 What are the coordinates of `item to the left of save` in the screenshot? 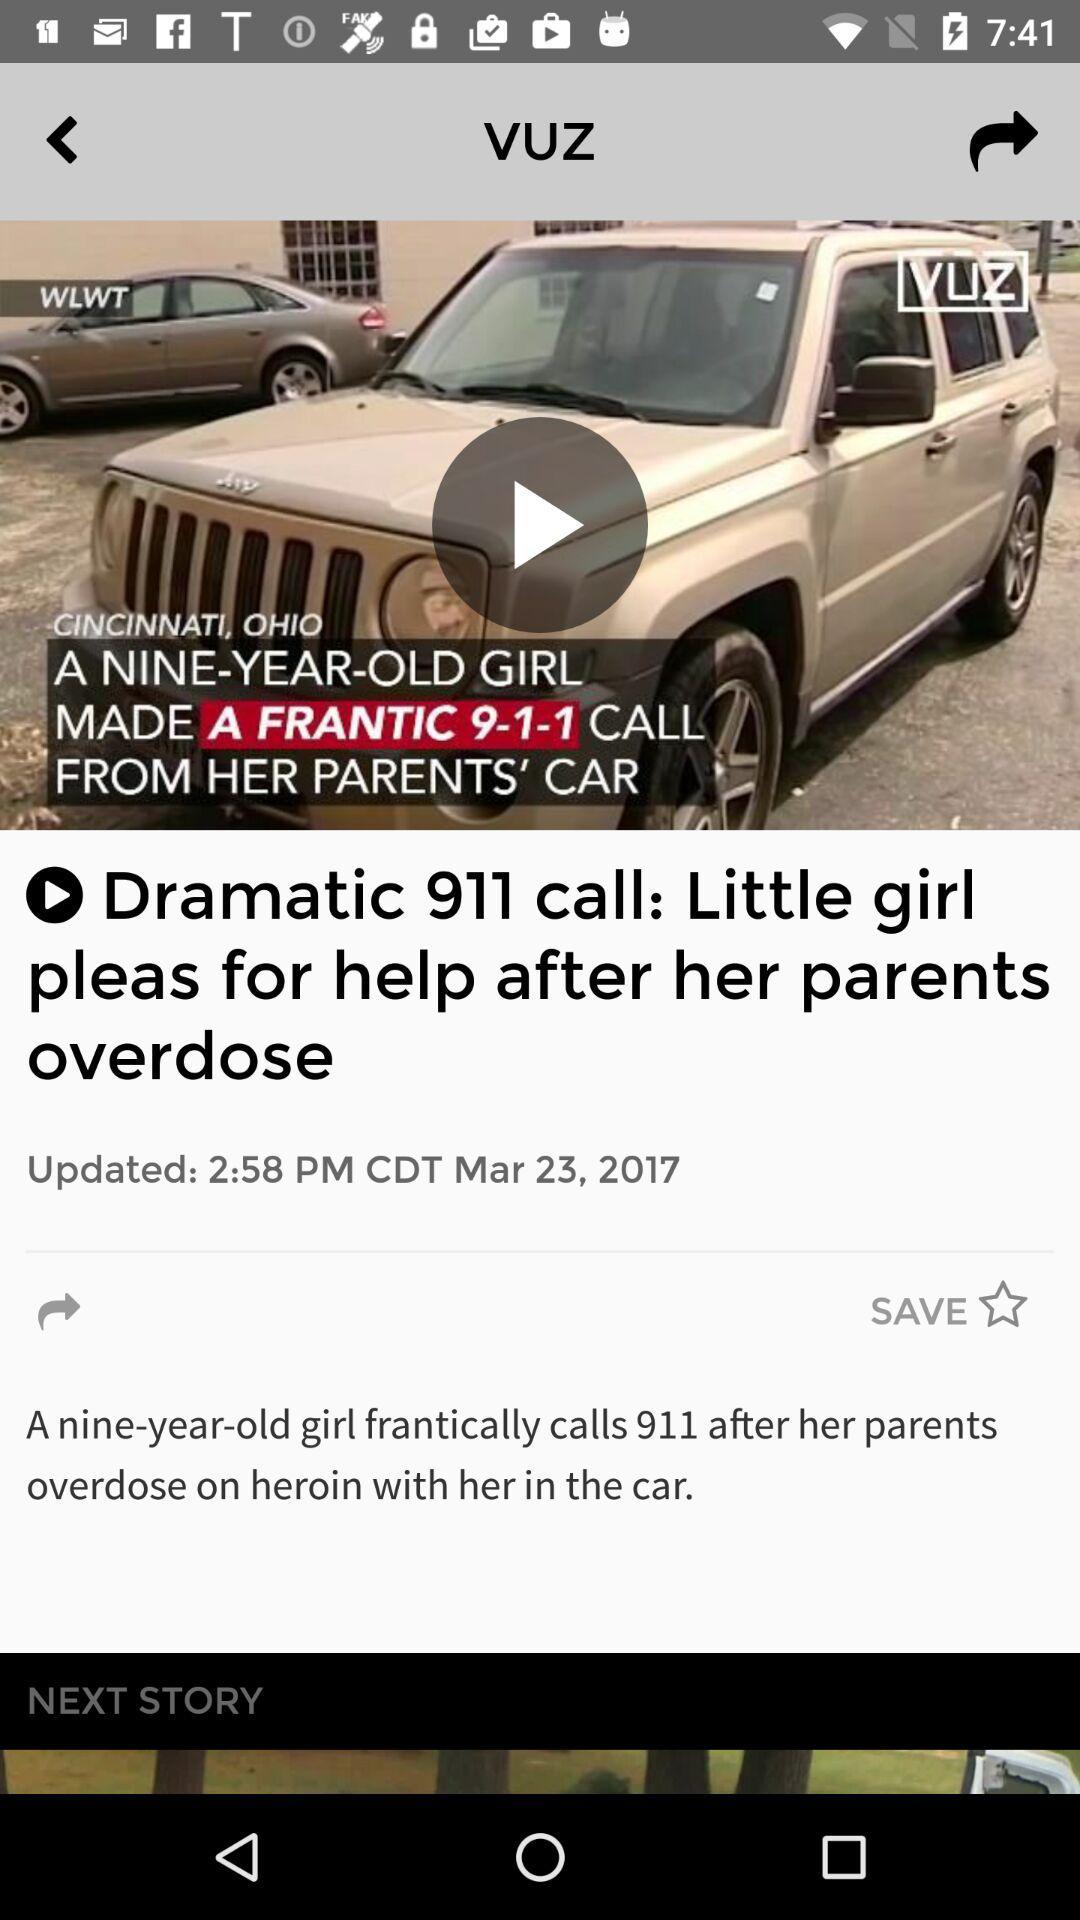 It's located at (58, 1312).